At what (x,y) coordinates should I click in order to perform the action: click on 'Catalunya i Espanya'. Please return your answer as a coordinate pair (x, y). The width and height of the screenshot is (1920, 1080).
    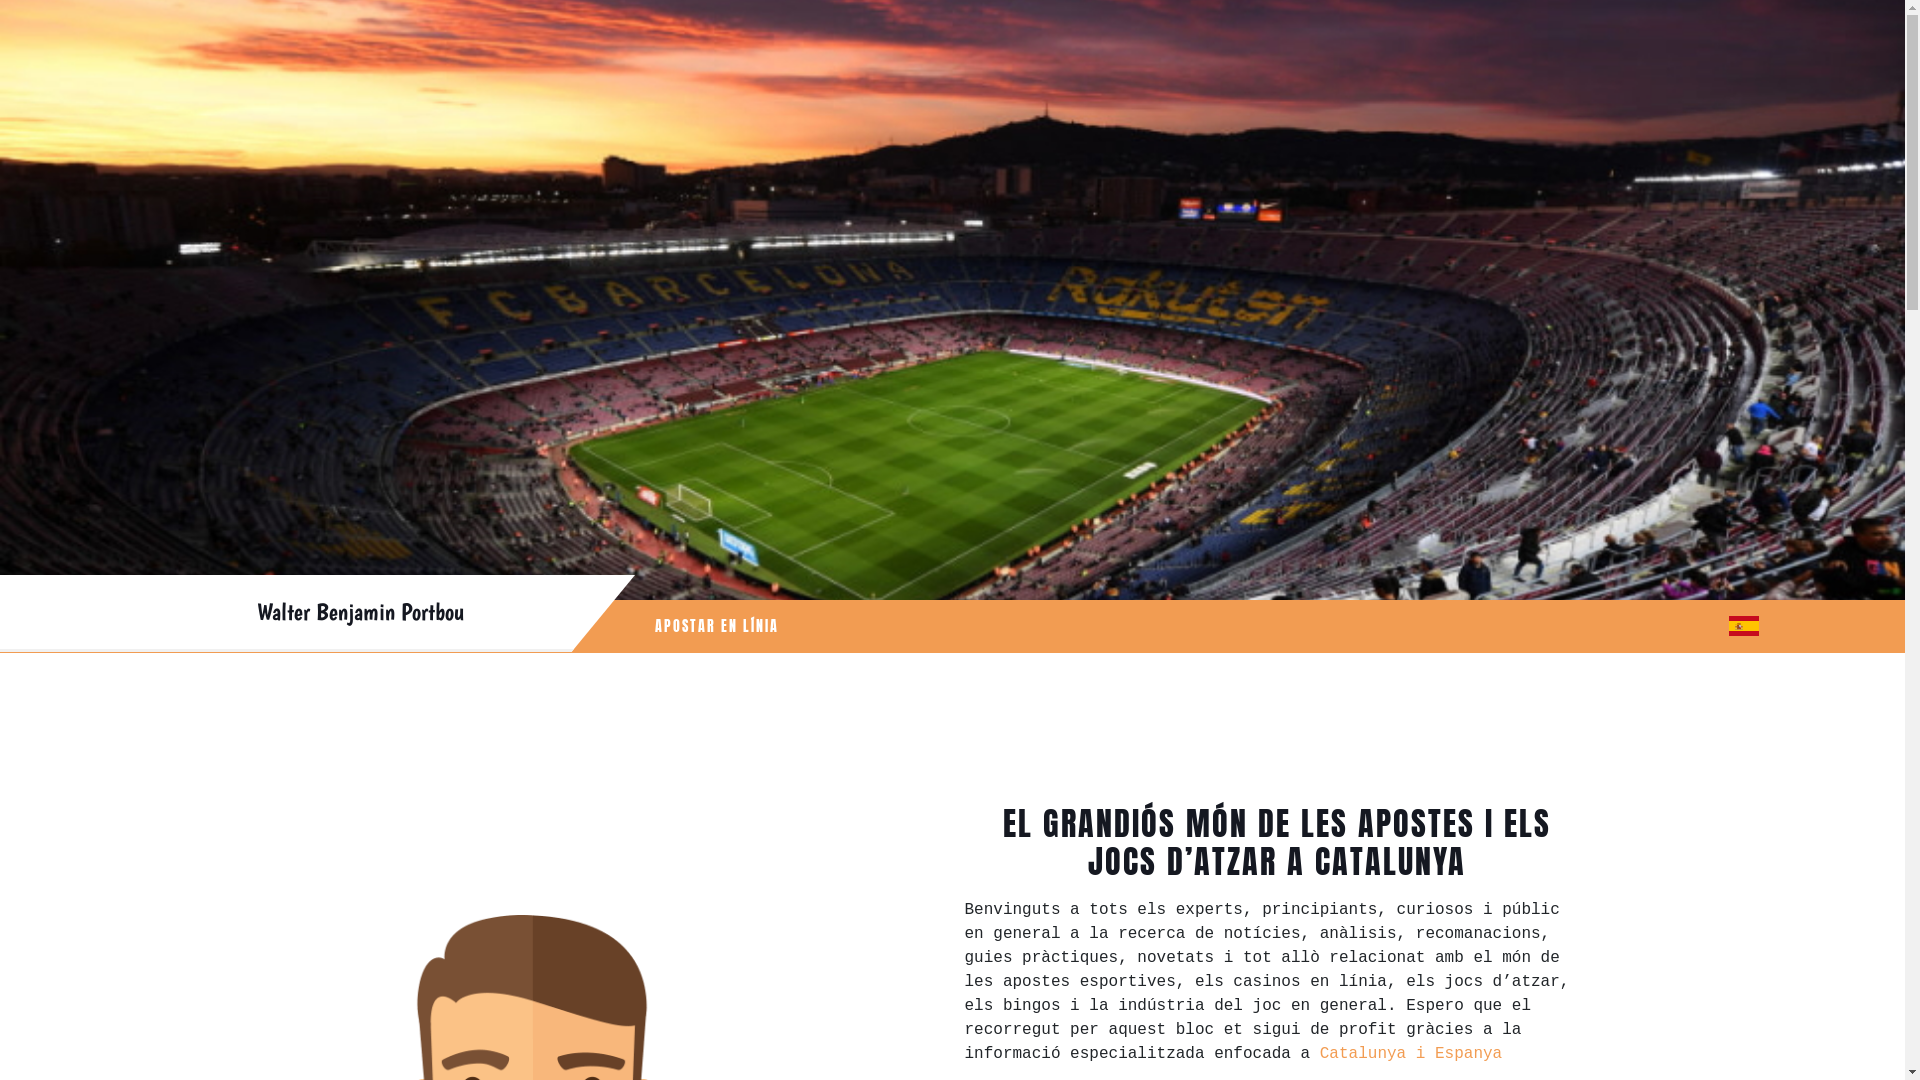
    Looking at the image, I should click on (1410, 1052).